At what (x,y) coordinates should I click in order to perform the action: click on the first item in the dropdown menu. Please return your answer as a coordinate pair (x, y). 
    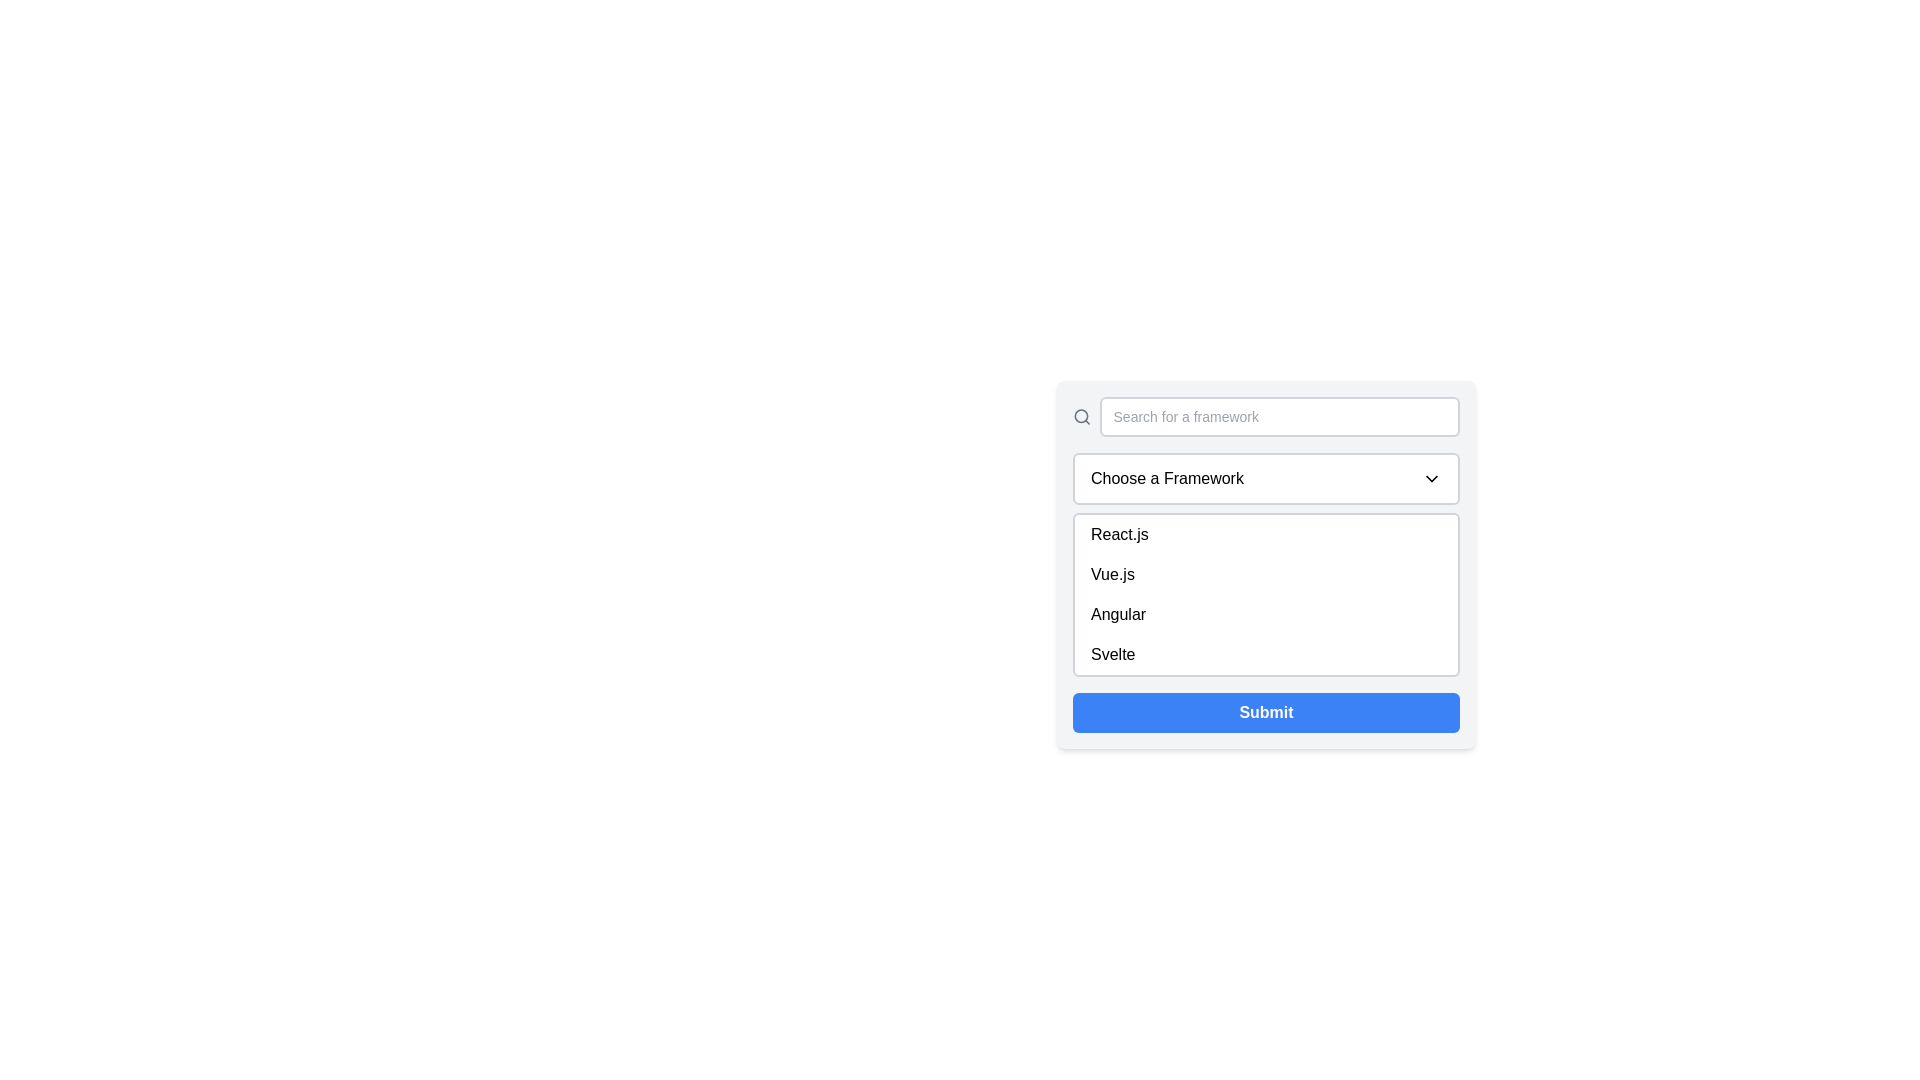
    Looking at the image, I should click on (1265, 534).